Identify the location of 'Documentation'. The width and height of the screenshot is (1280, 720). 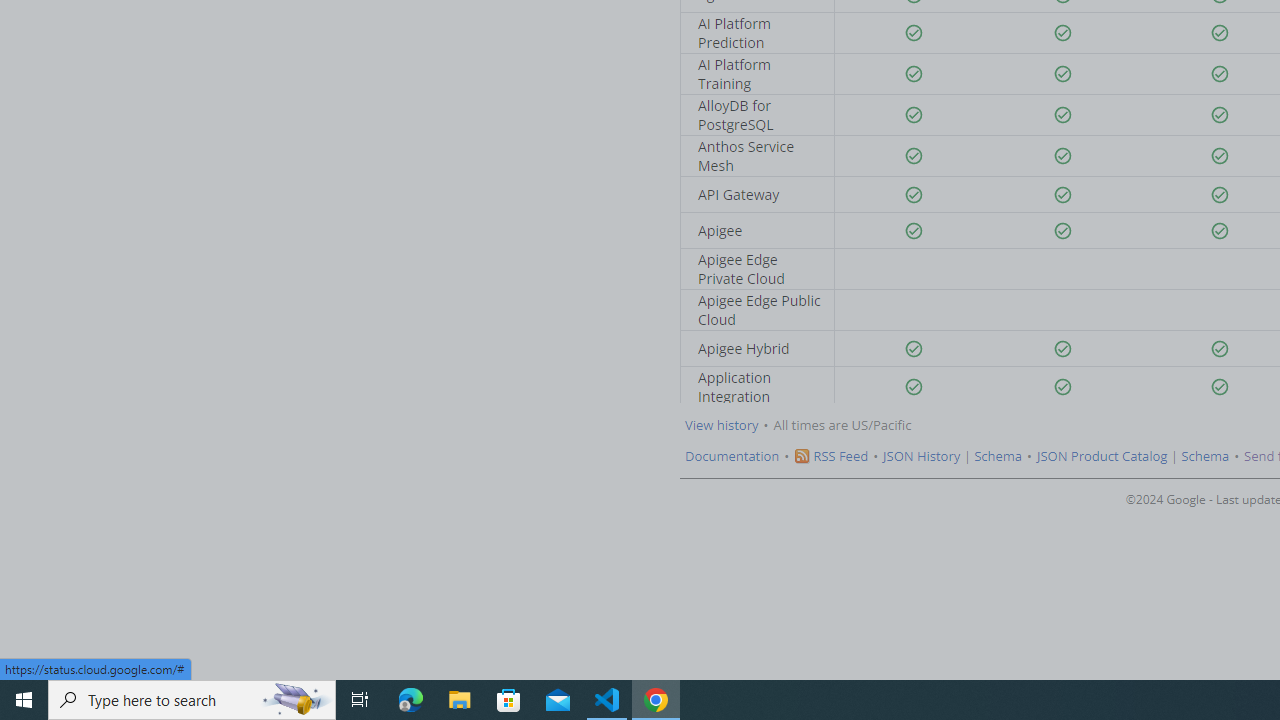
(731, 456).